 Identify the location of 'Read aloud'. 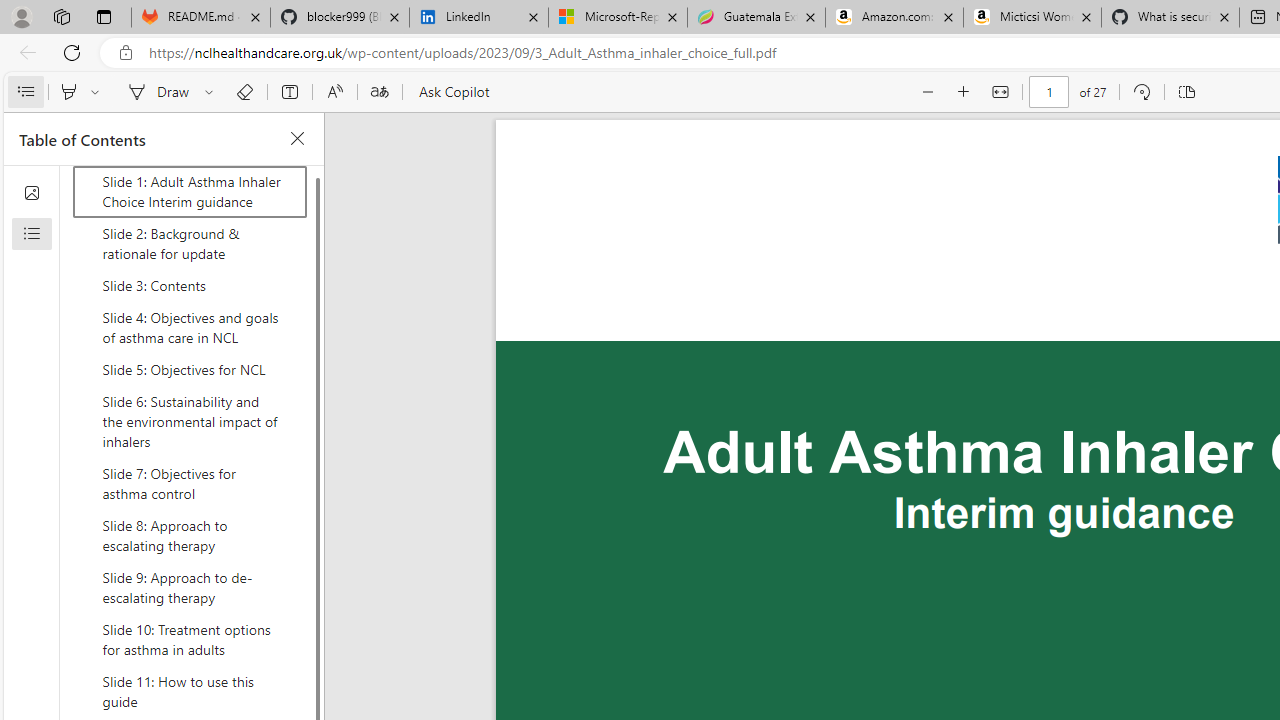
(334, 92).